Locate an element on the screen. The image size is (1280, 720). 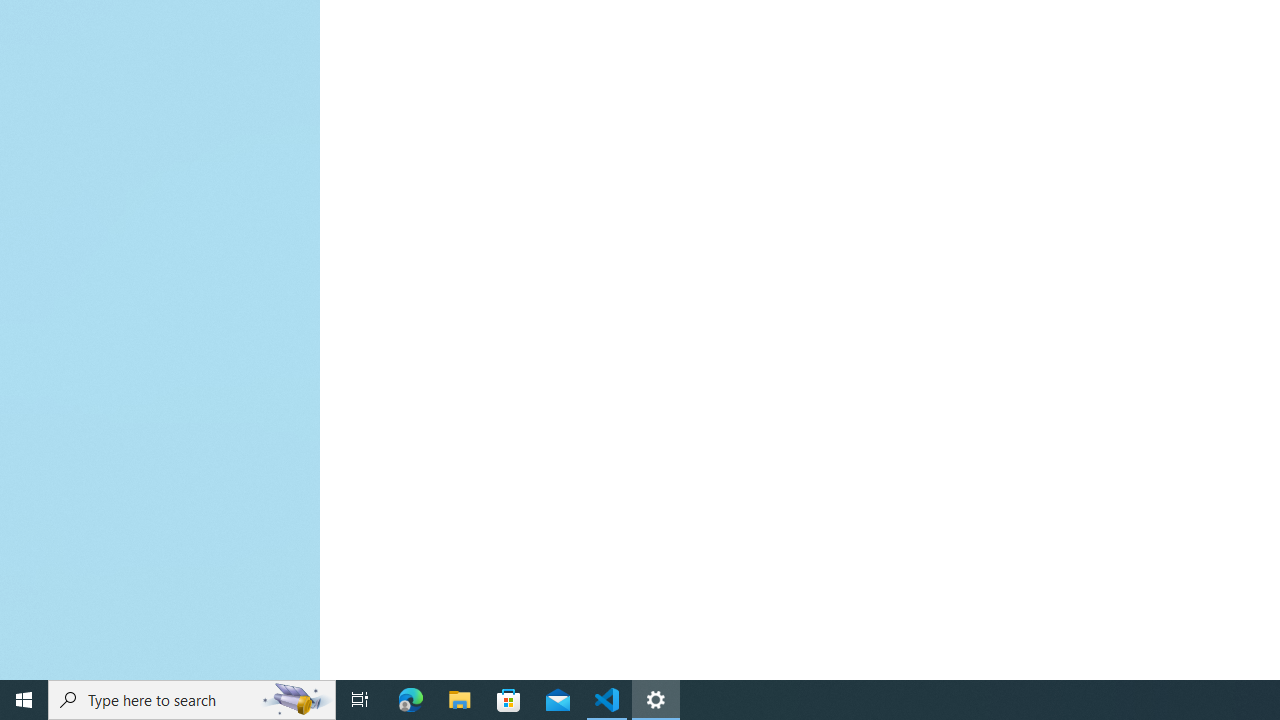
'File Explorer' is located at coordinates (459, 698).